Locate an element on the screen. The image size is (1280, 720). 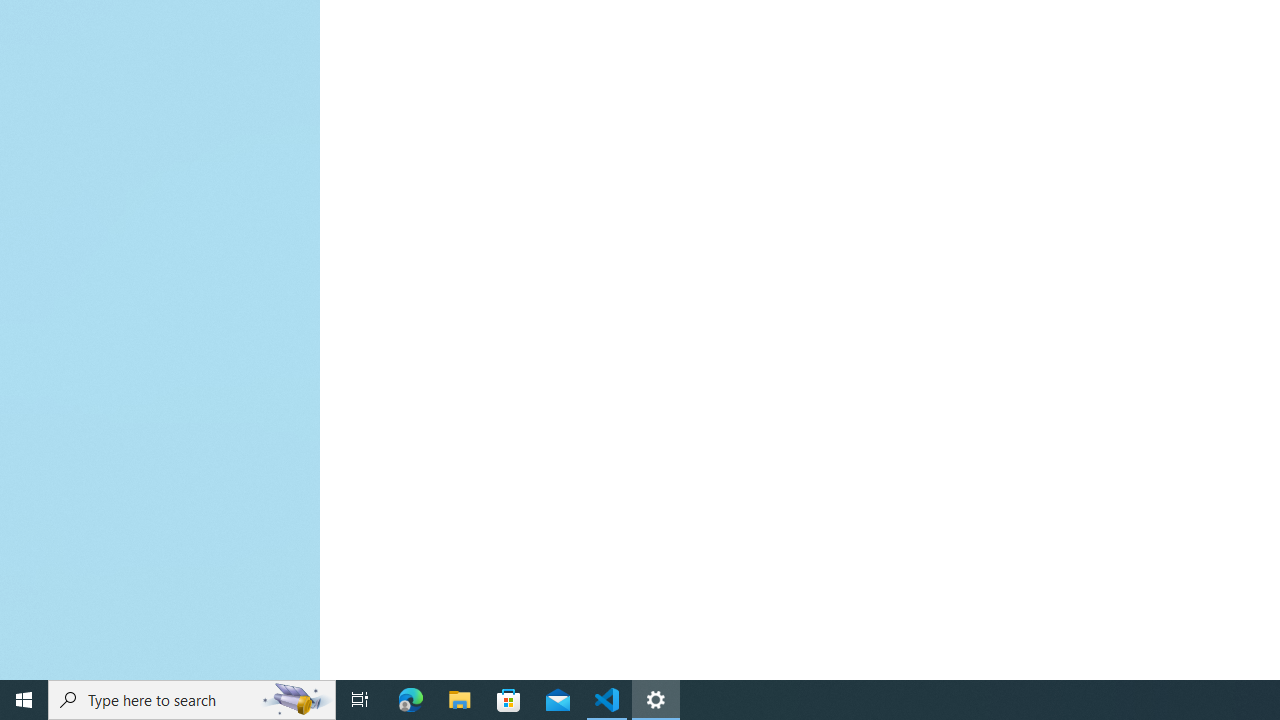
'File Explorer' is located at coordinates (459, 698).